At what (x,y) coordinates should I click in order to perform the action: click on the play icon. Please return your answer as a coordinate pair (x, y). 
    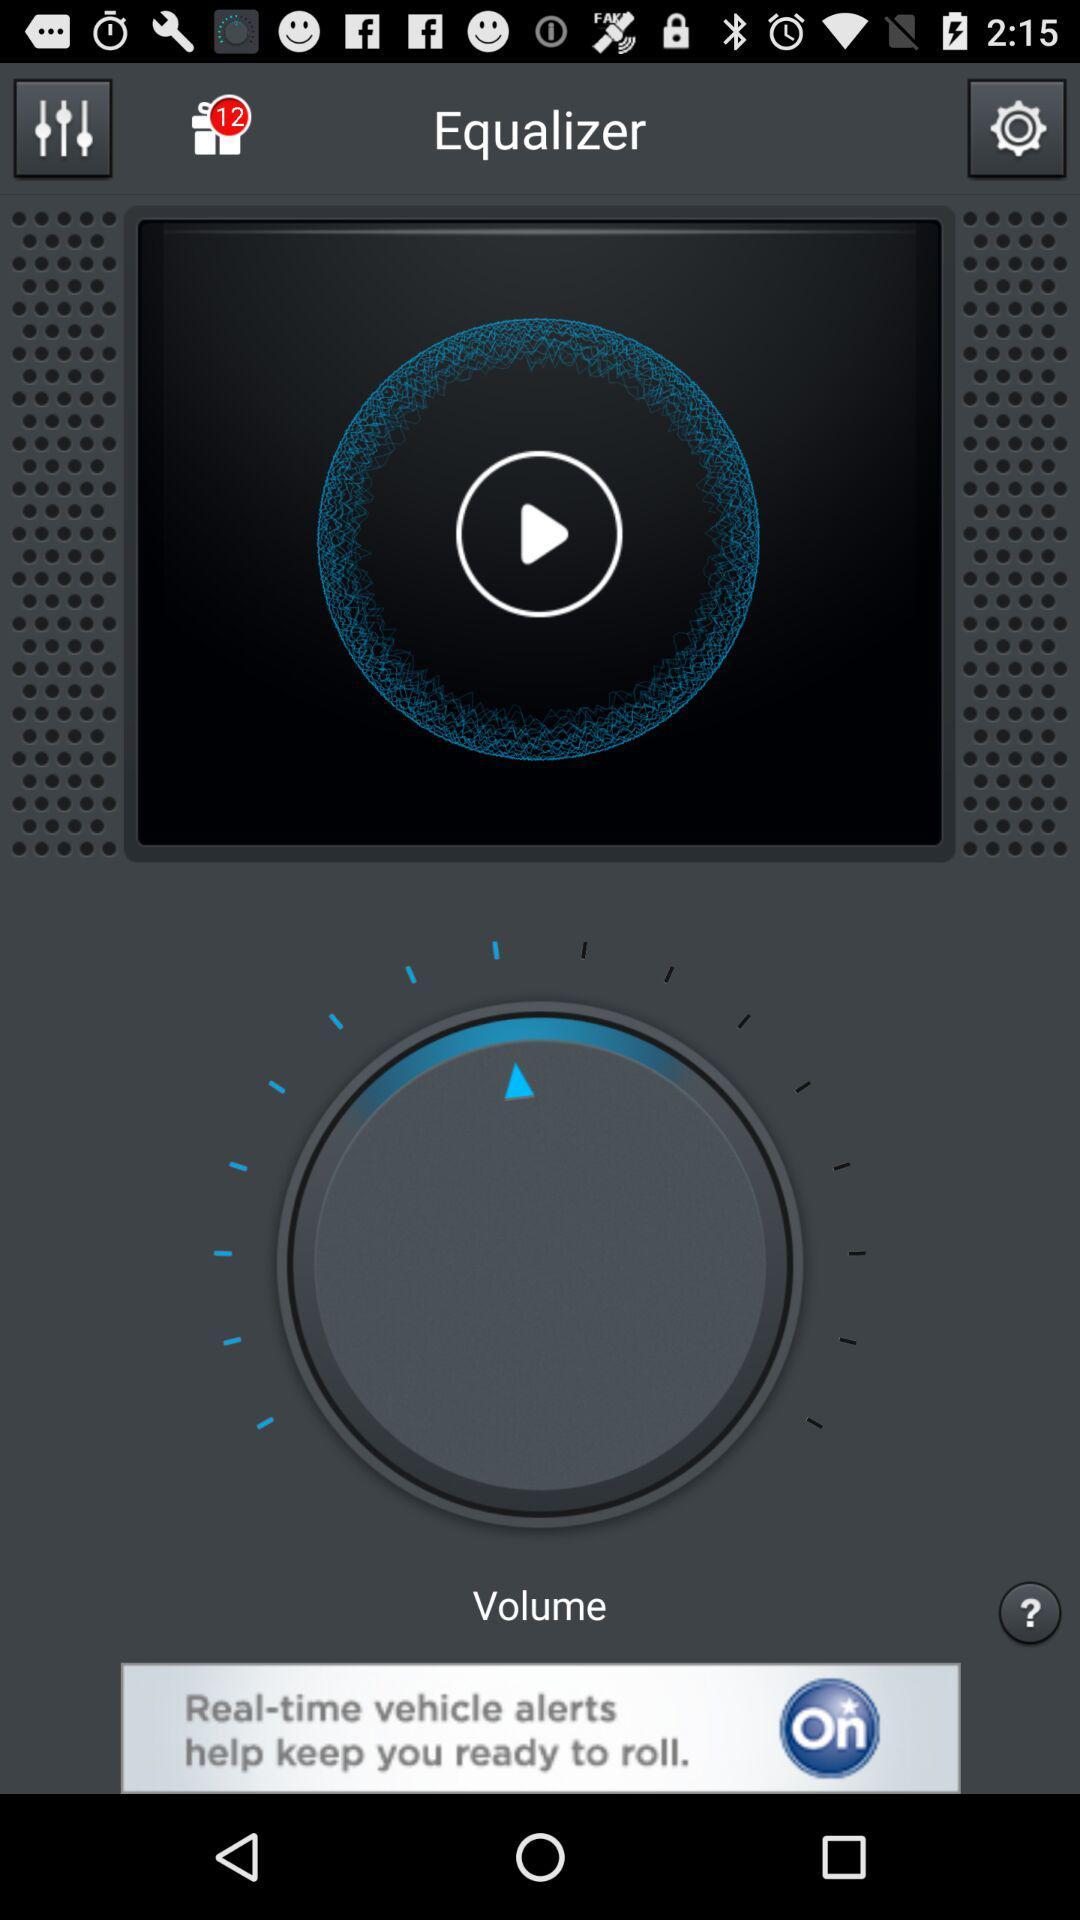
    Looking at the image, I should click on (538, 570).